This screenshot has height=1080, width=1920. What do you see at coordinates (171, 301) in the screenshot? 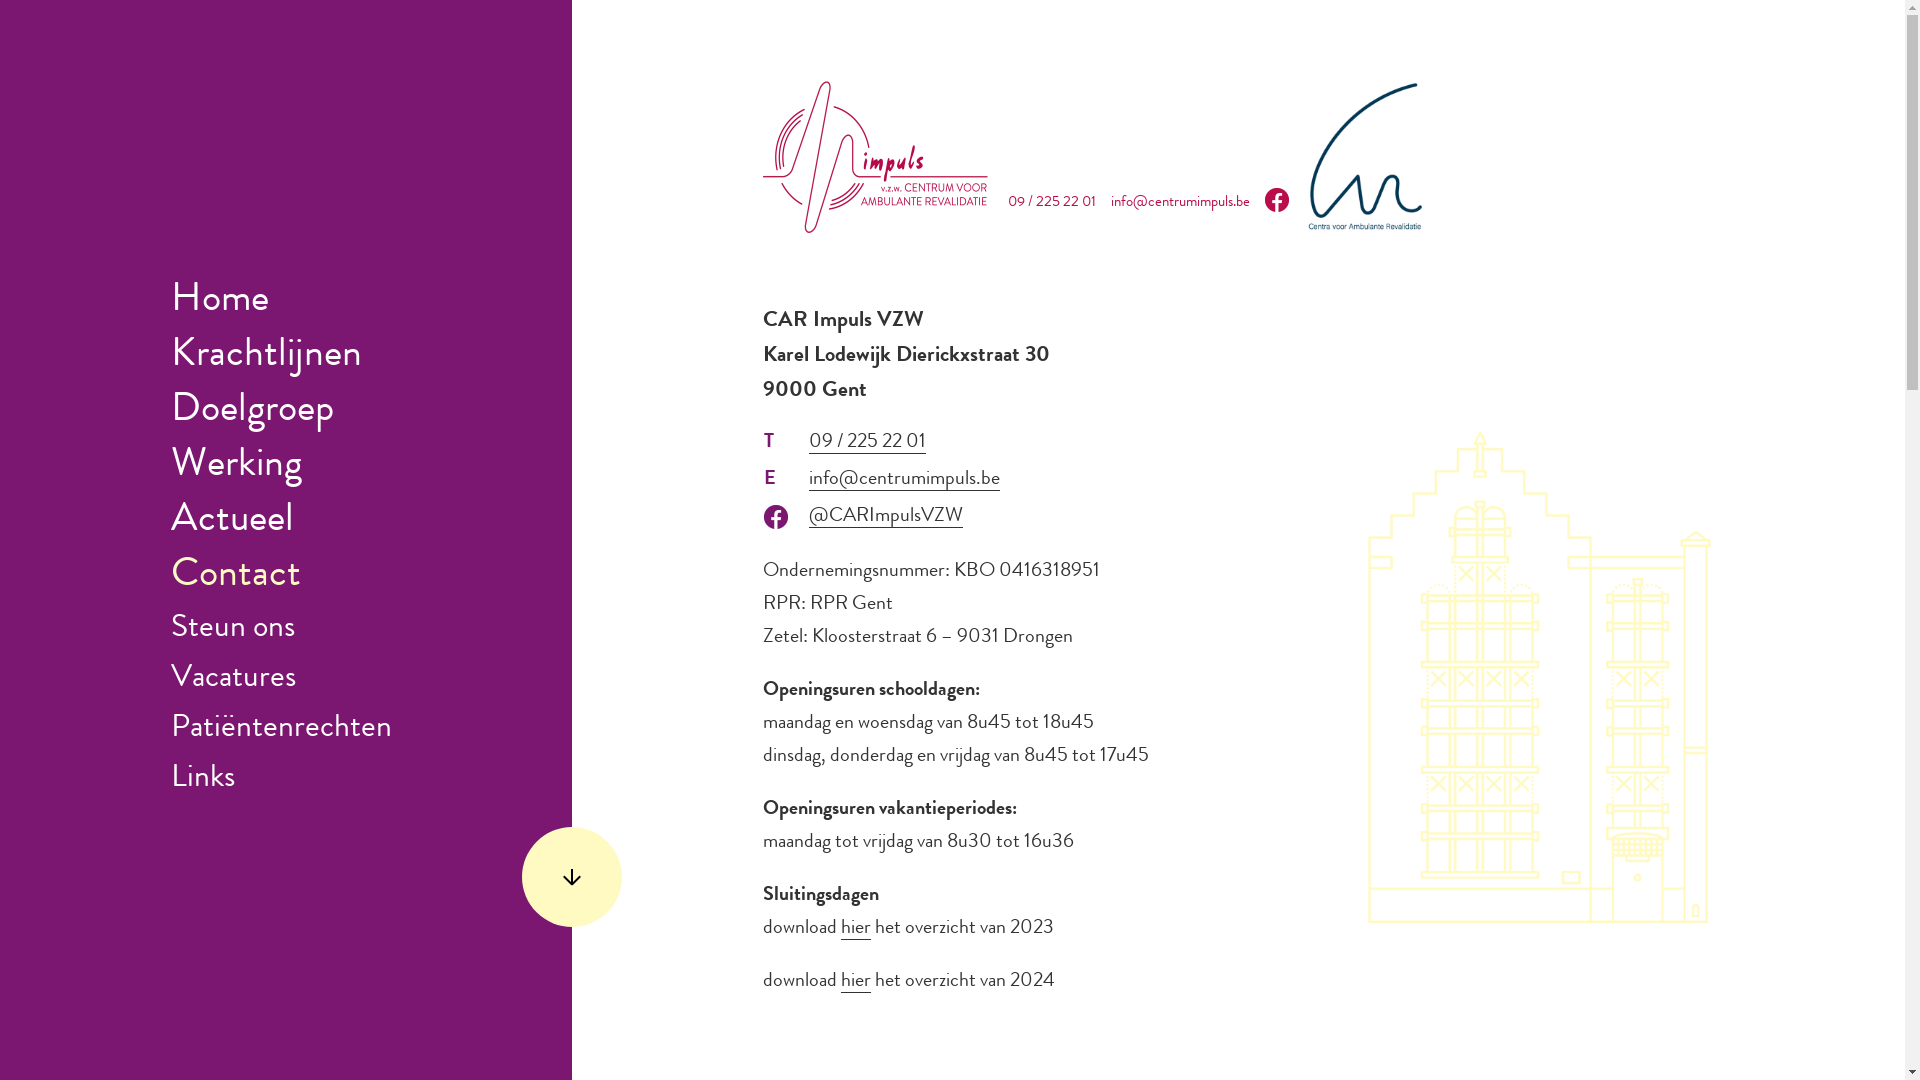
I see `'Home'` at bounding box center [171, 301].